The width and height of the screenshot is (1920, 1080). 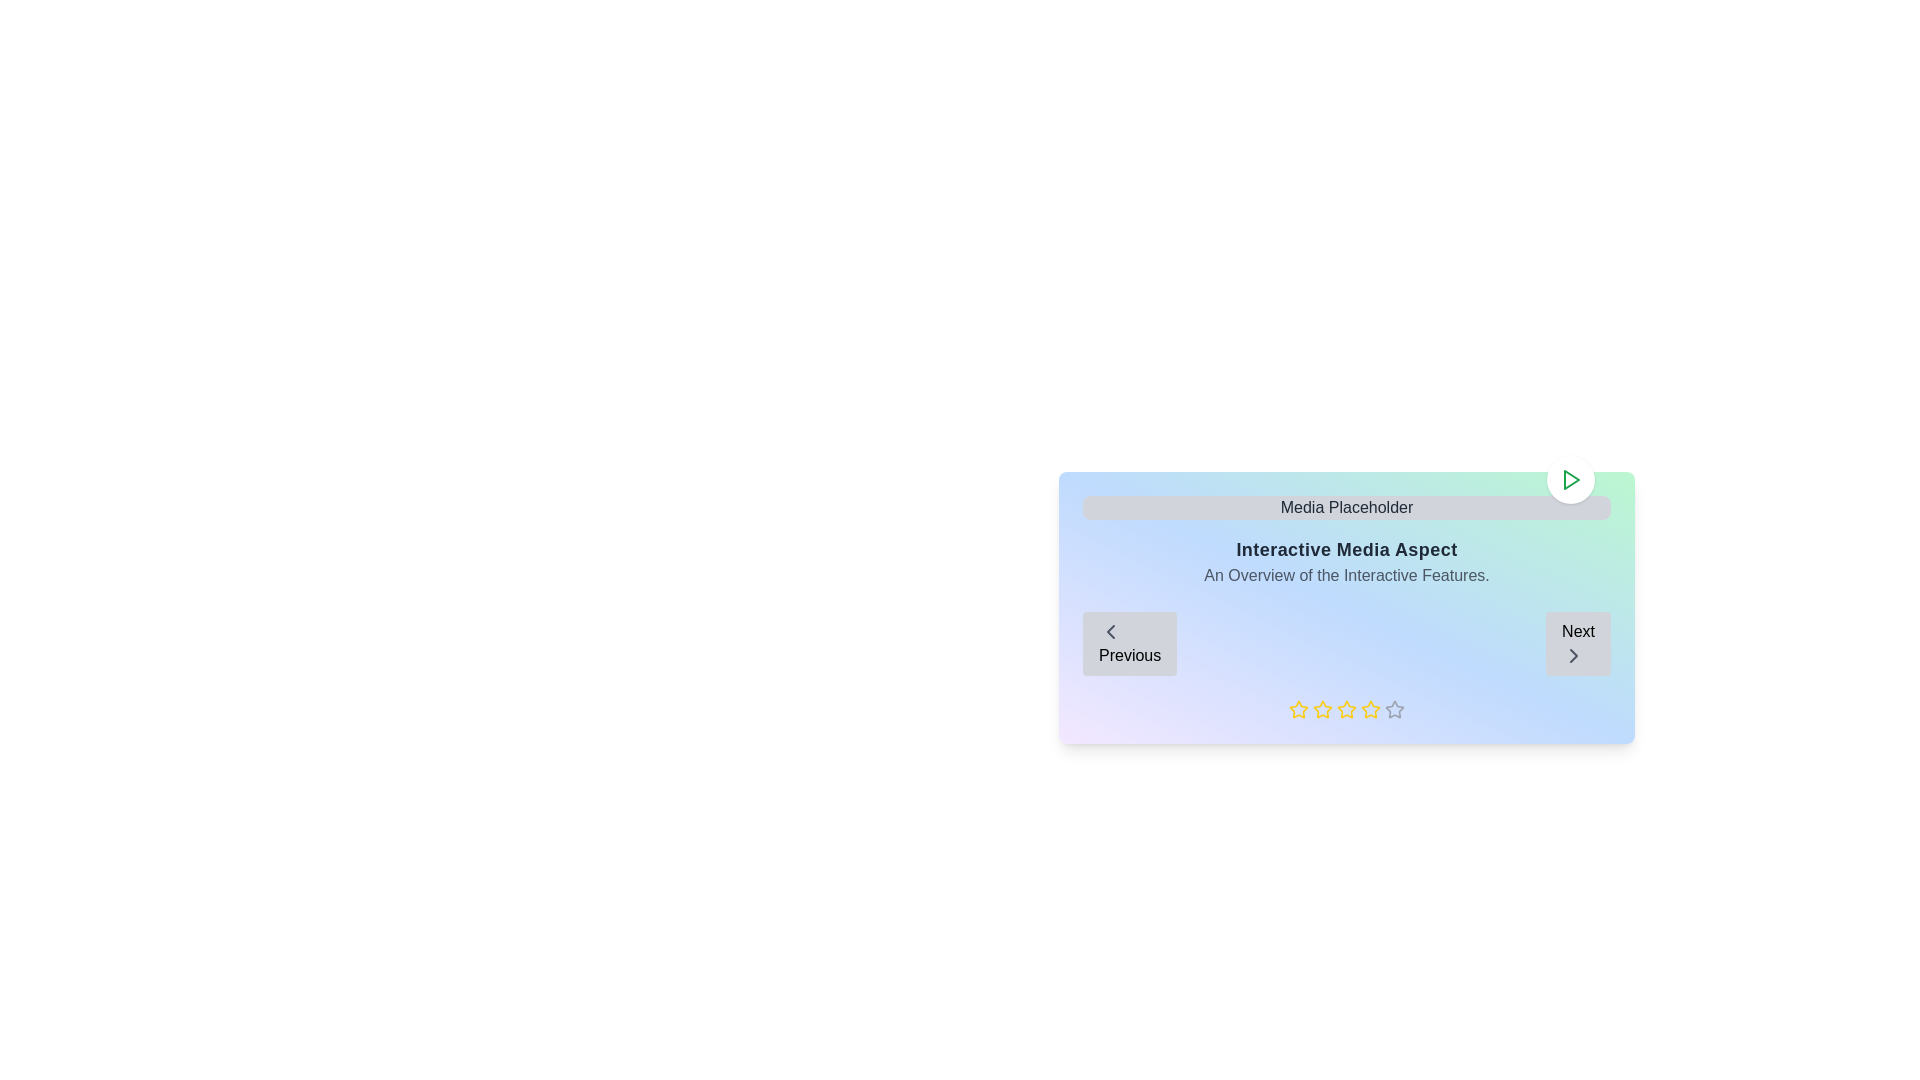 What do you see at coordinates (1347, 507) in the screenshot?
I see `text label displaying 'Media Placeholder' located at the upper portion of the card-like layout` at bounding box center [1347, 507].